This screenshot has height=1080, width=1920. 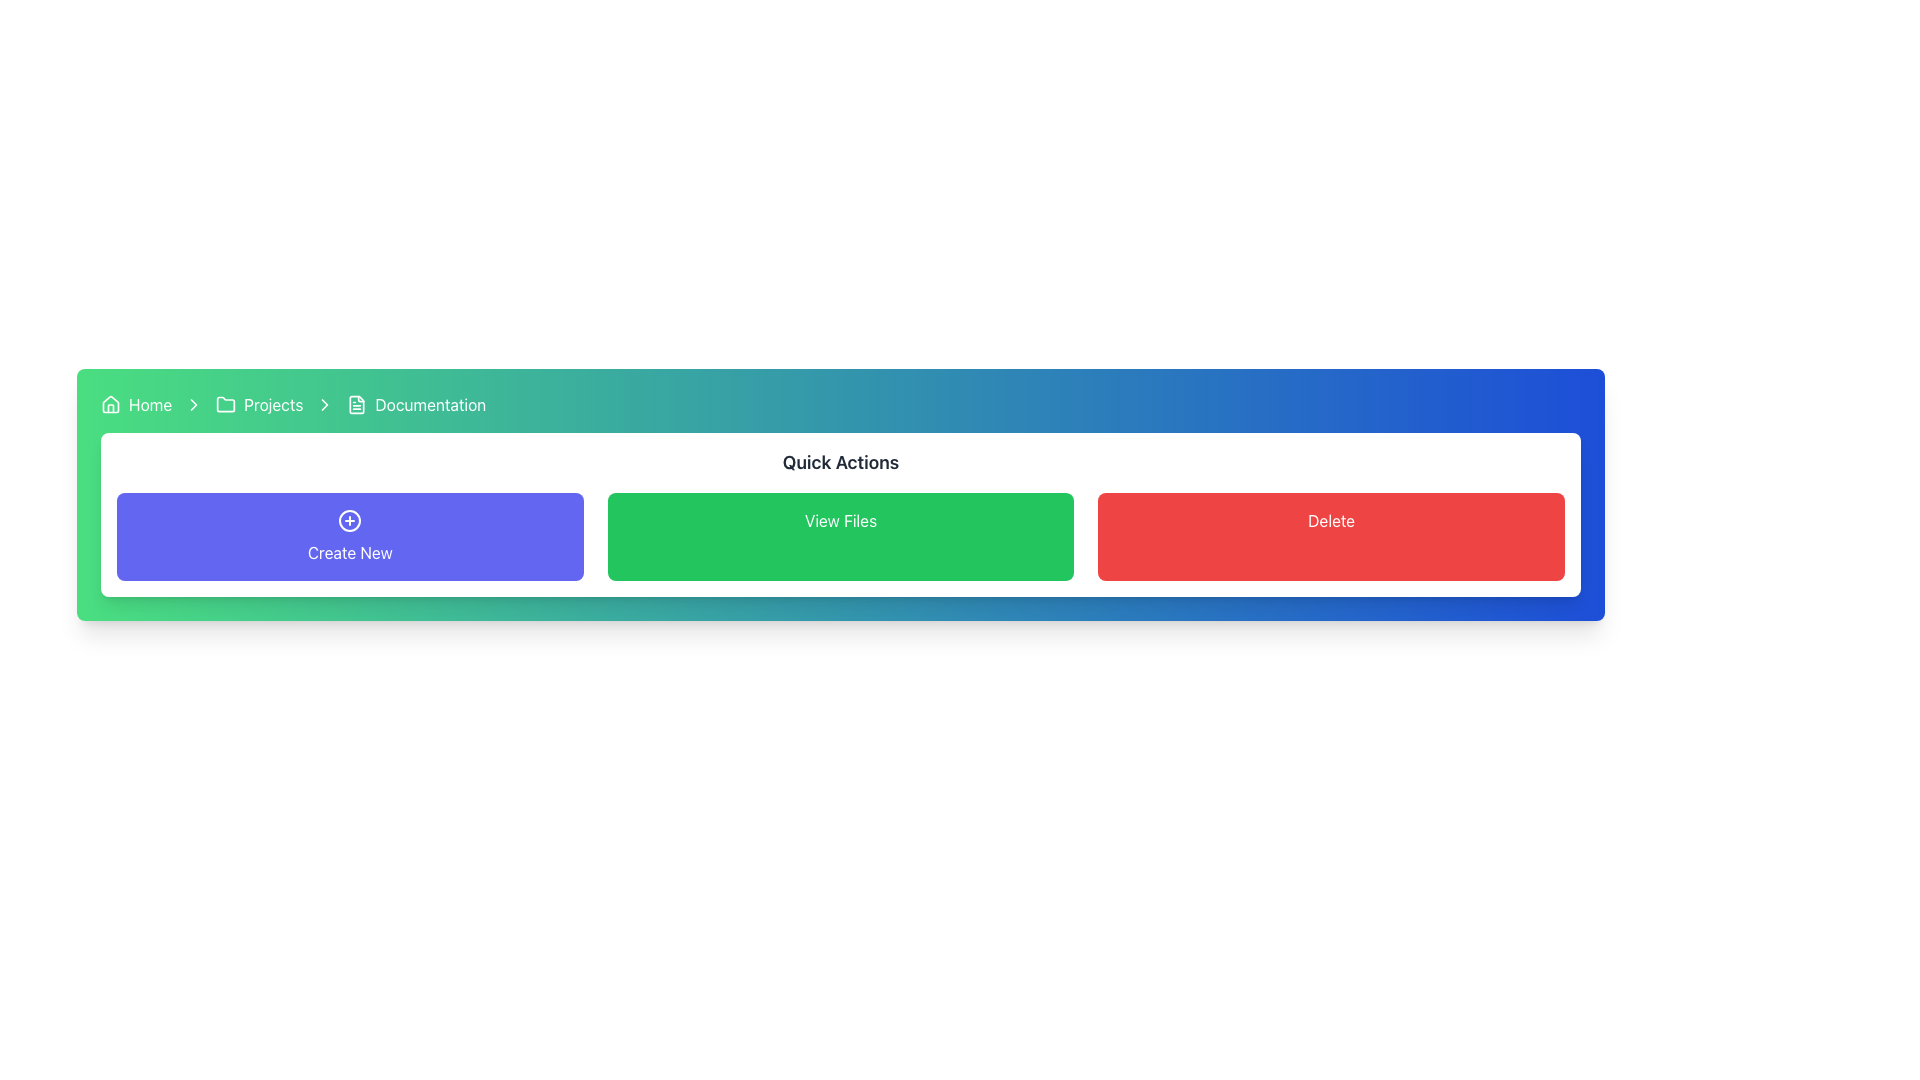 What do you see at coordinates (325, 405) in the screenshot?
I see `the right-facing chevron icon in the breadcrumb navigation bar, which is outlined in white and positioned between 'Projects' and 'Documentation'` at bounding box center [325, 405].